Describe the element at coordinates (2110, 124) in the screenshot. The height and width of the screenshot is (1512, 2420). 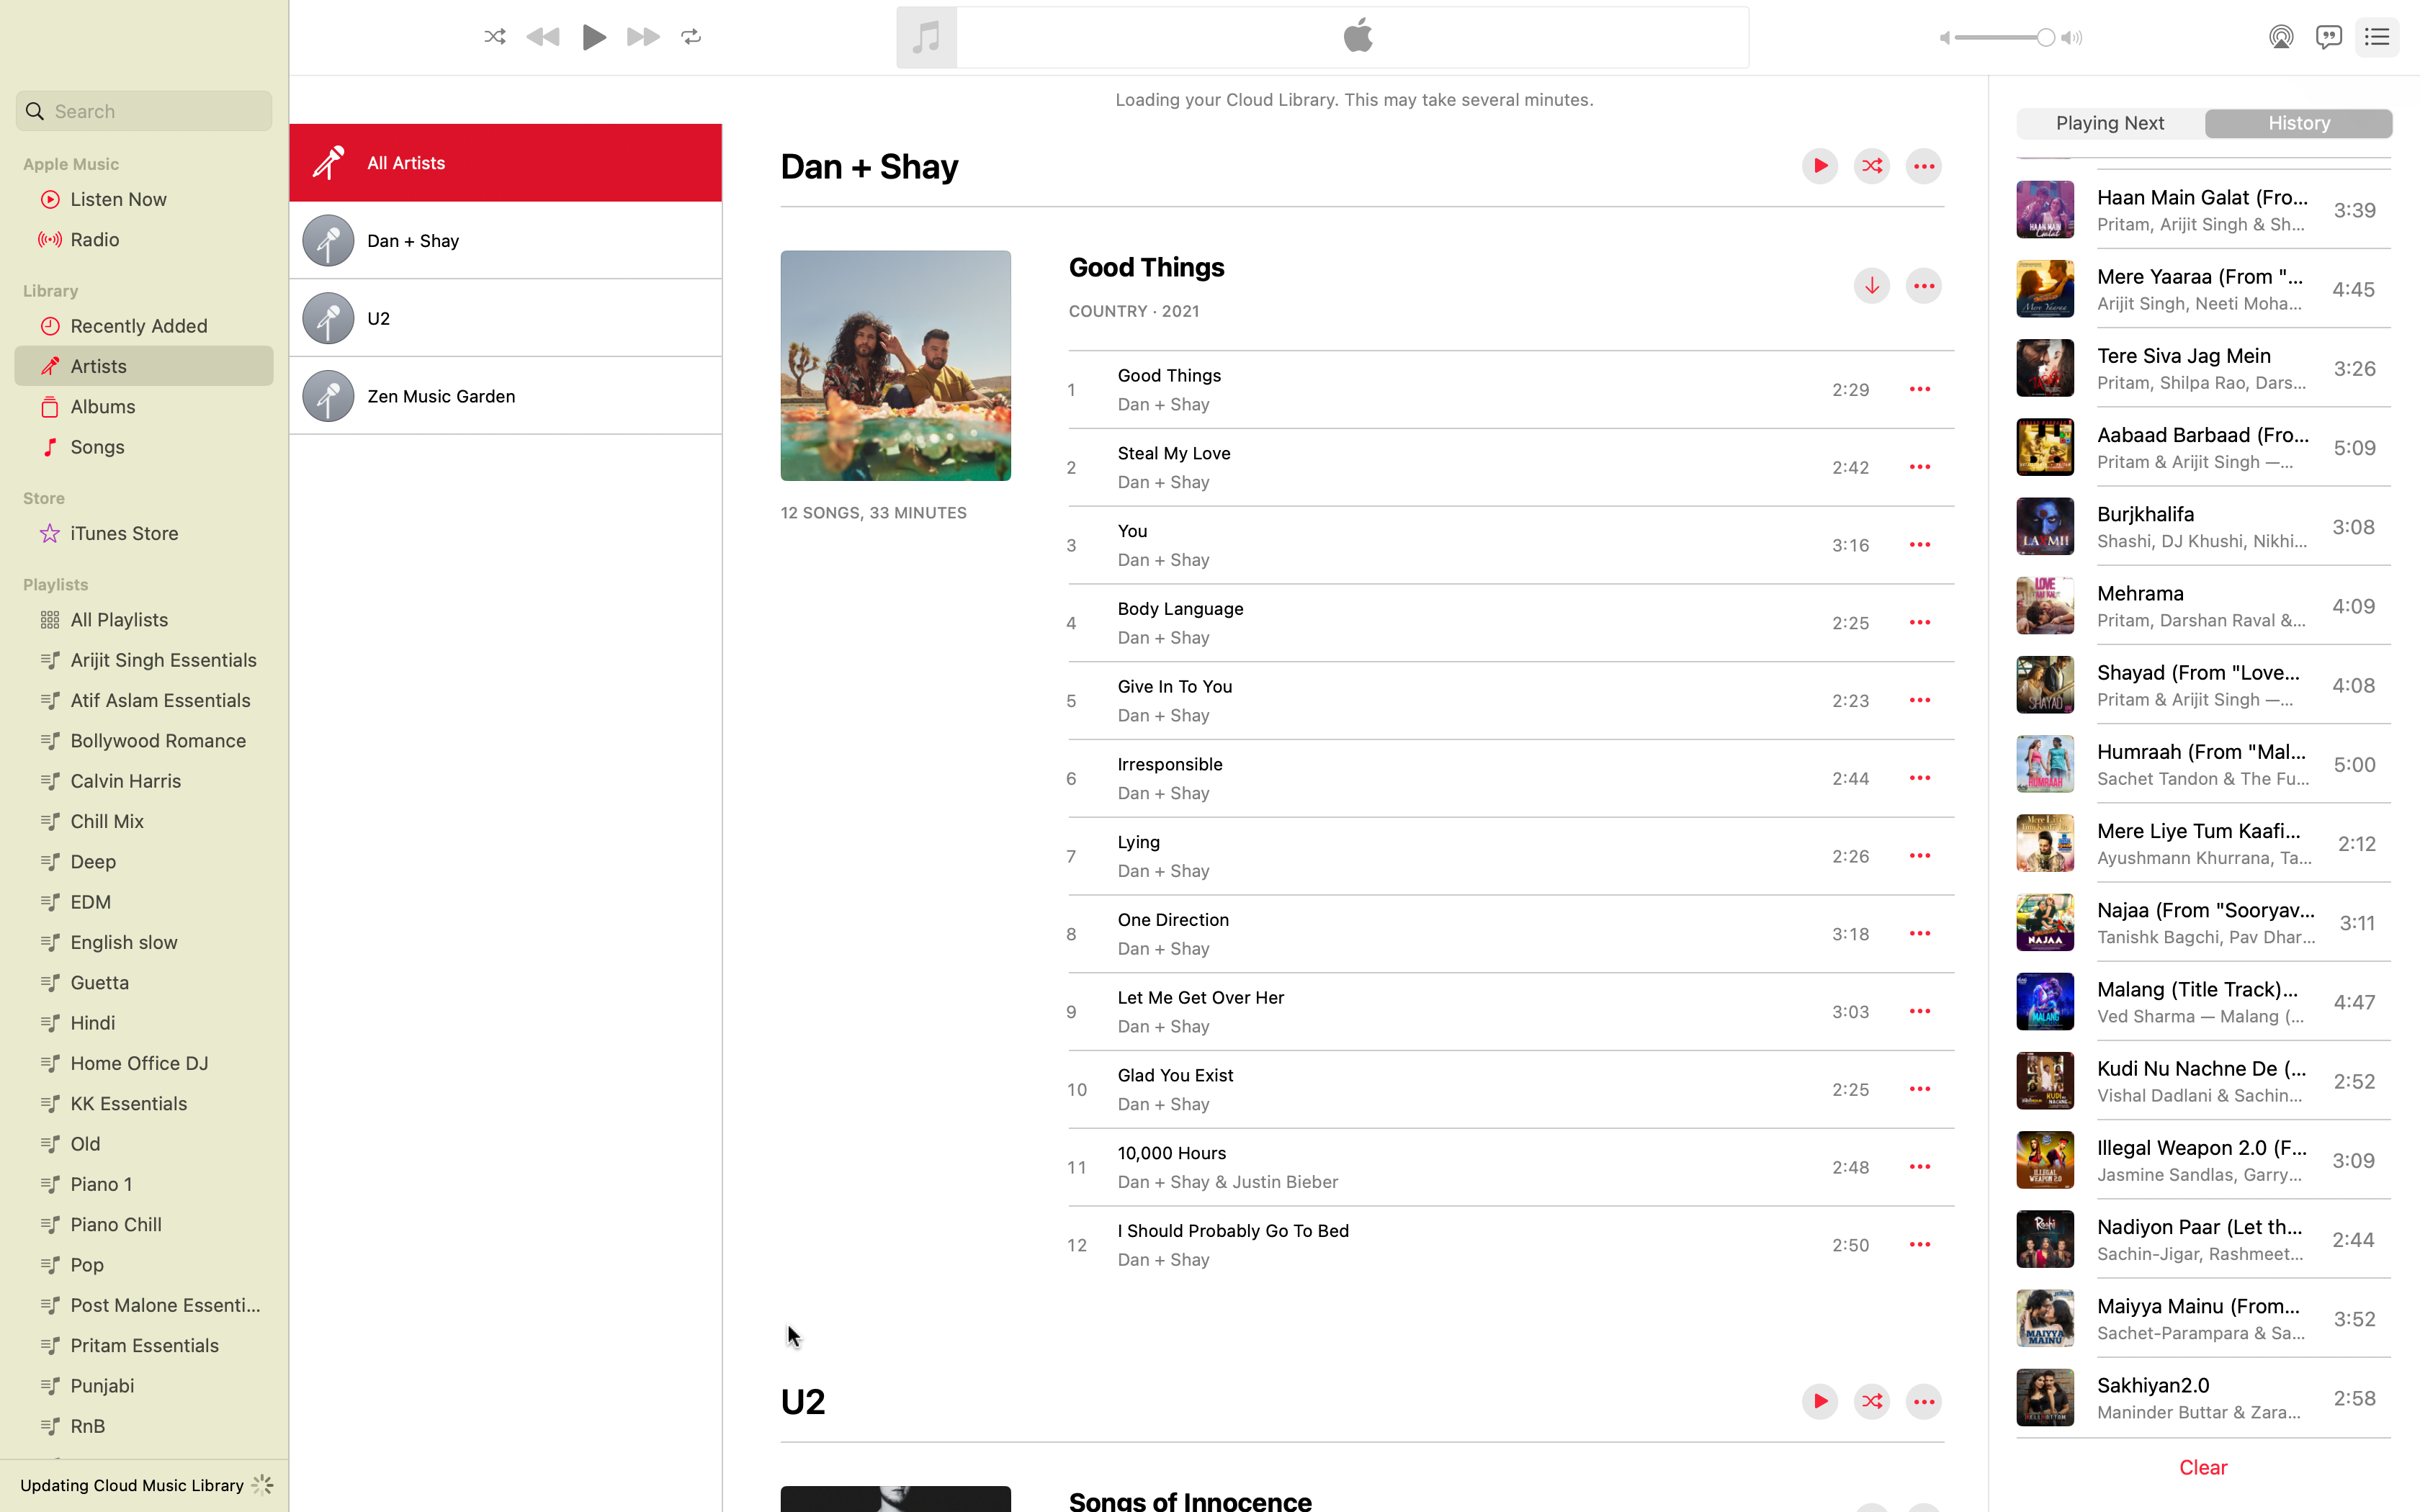
I see `Advance to the following music in the list` at that location.